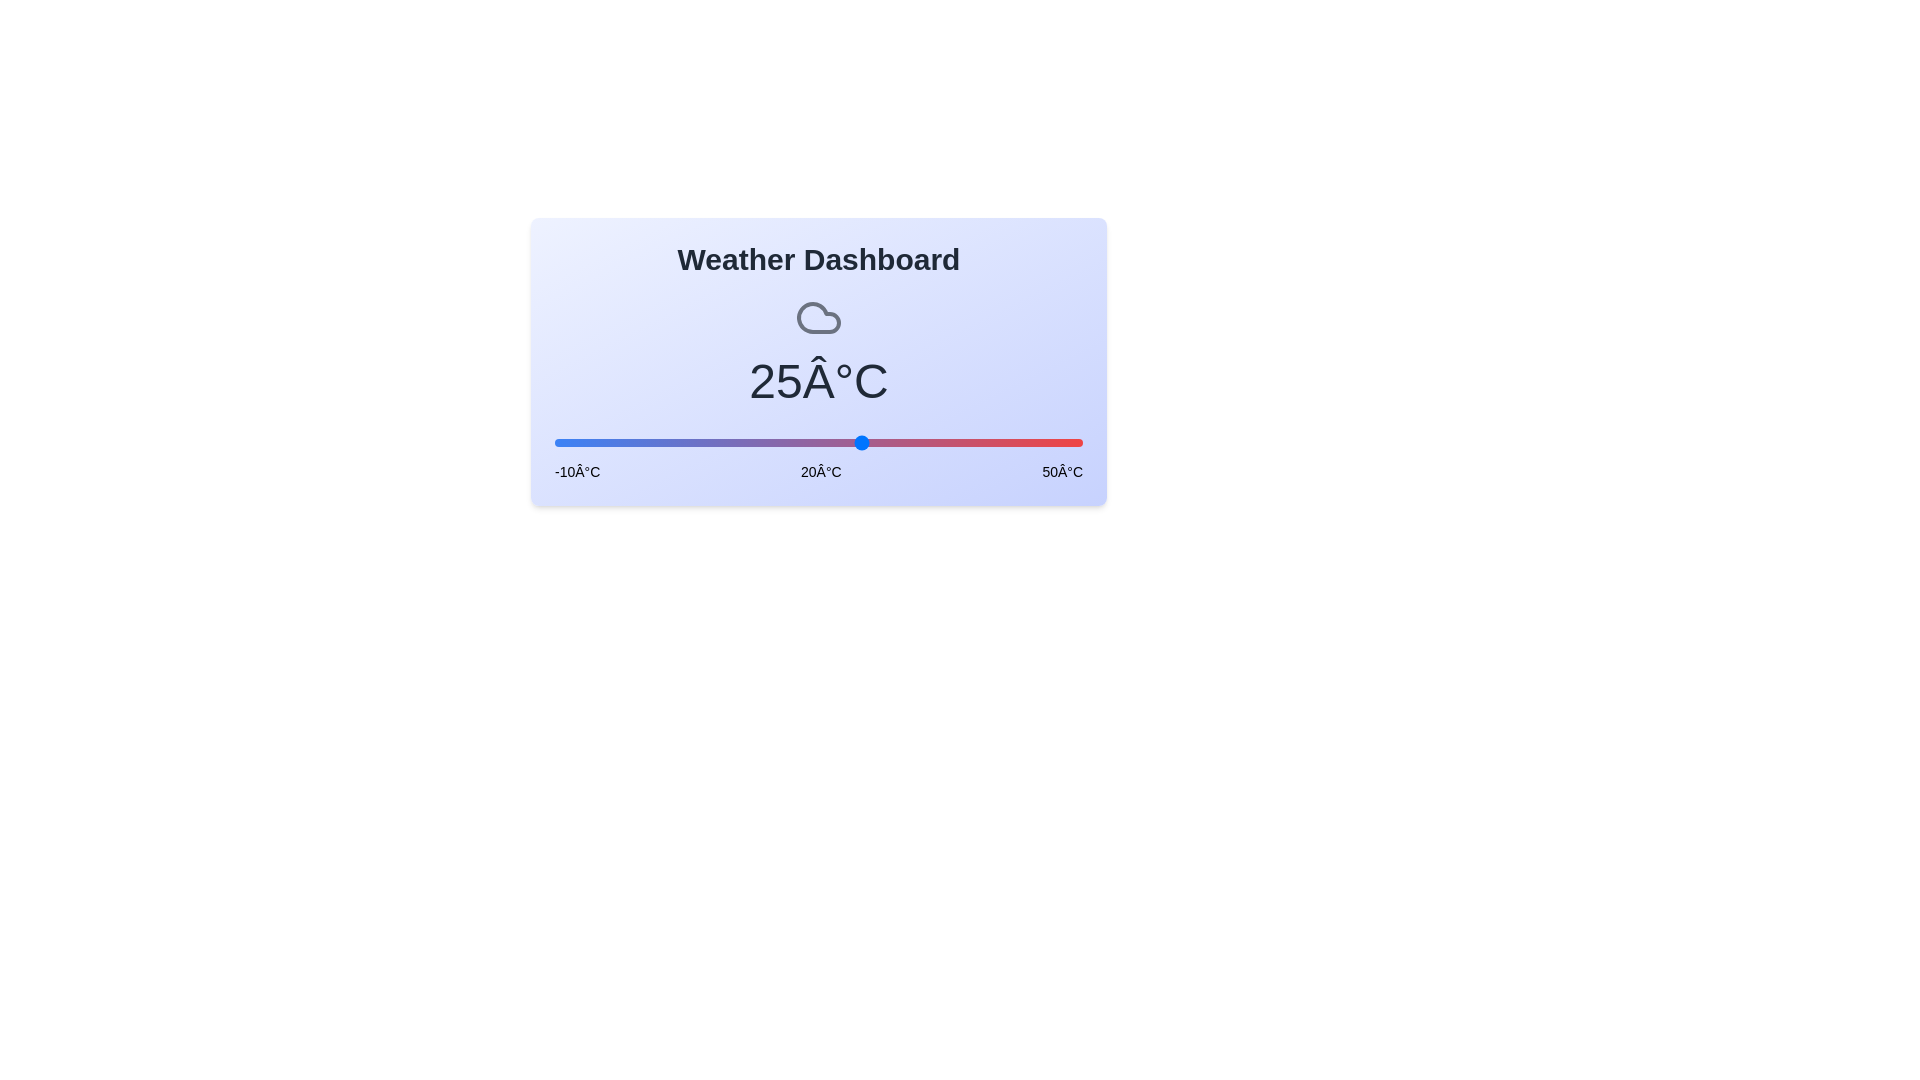 Image resolution: width=1920 pixels, height=1080 pixels. Describe the element at coordinates (1055, 442) in the screenshot. I see `the slider to a specific temperature value 47 within the range [-10, 50]` at that location.